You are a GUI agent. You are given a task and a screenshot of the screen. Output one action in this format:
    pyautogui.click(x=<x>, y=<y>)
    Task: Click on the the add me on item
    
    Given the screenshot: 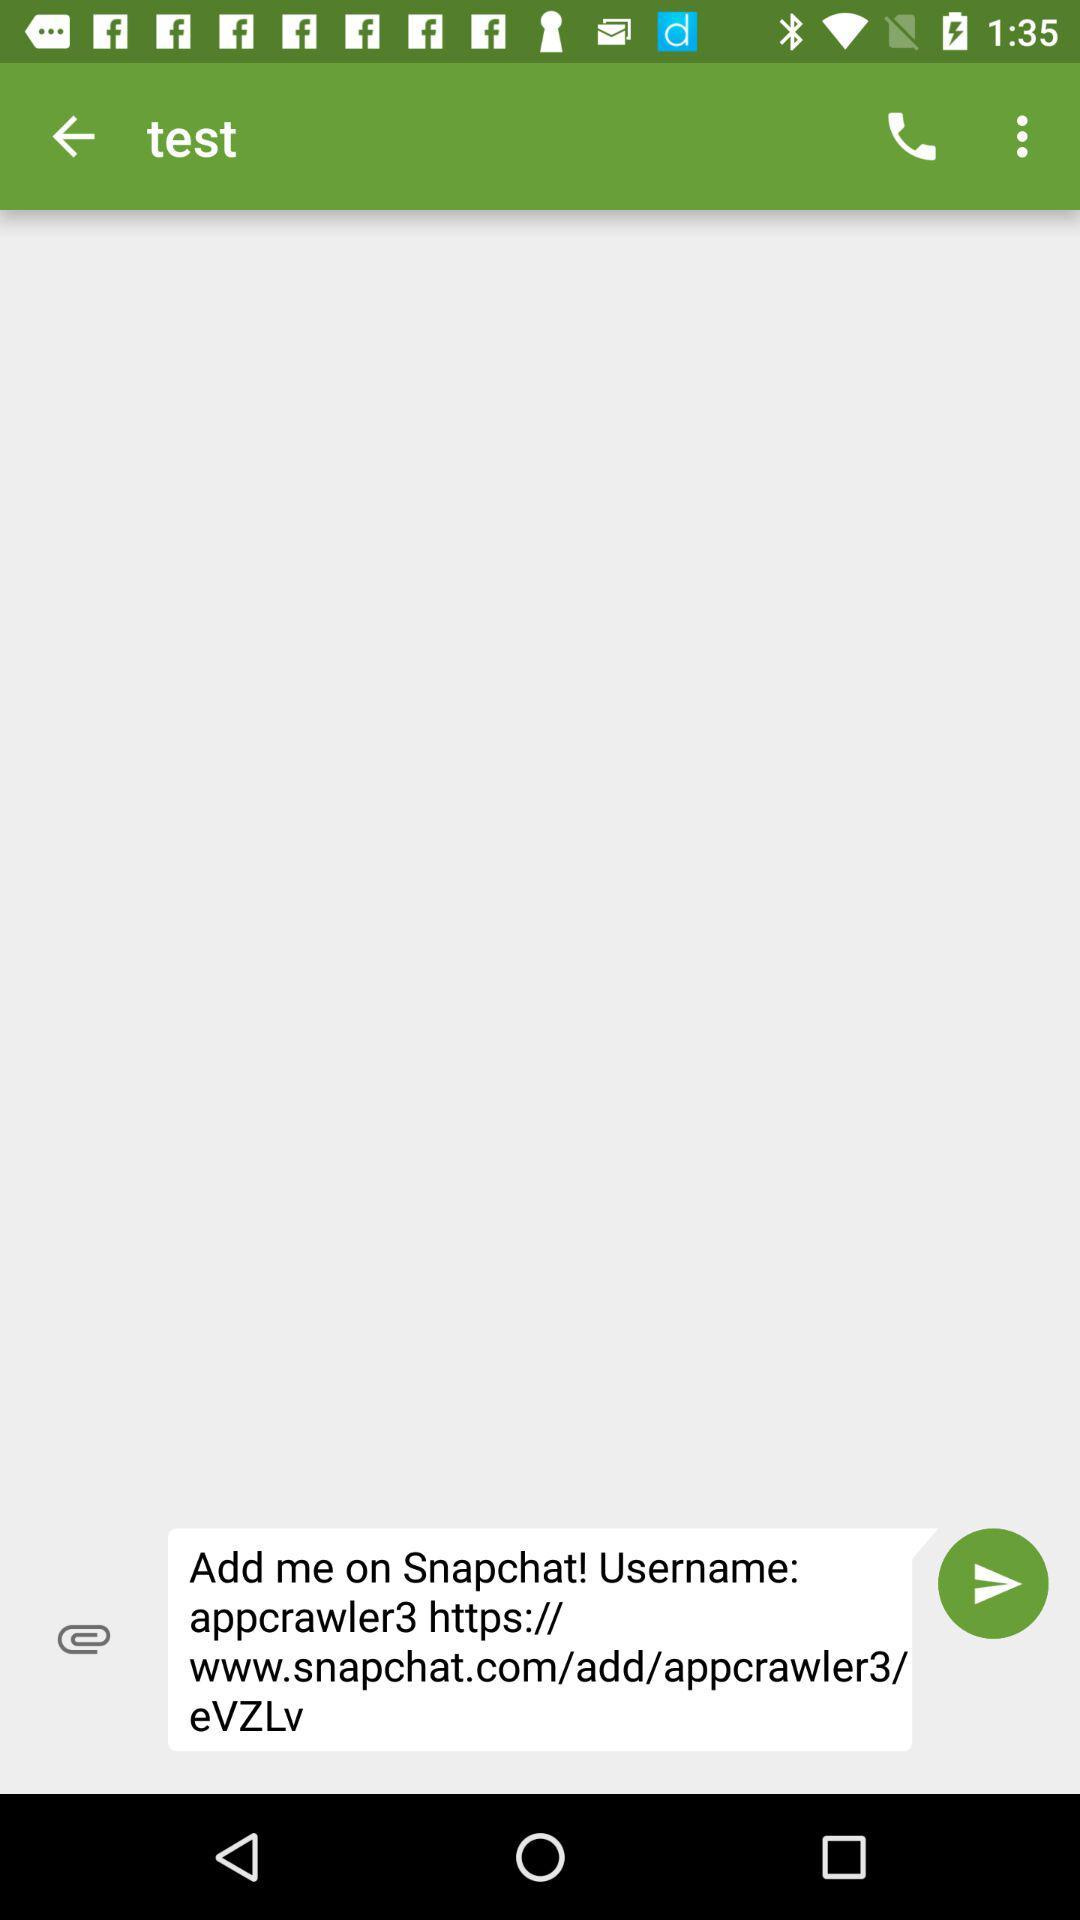 What is the action you would take?
    pyautogui.click(x=553, y=1639)
    